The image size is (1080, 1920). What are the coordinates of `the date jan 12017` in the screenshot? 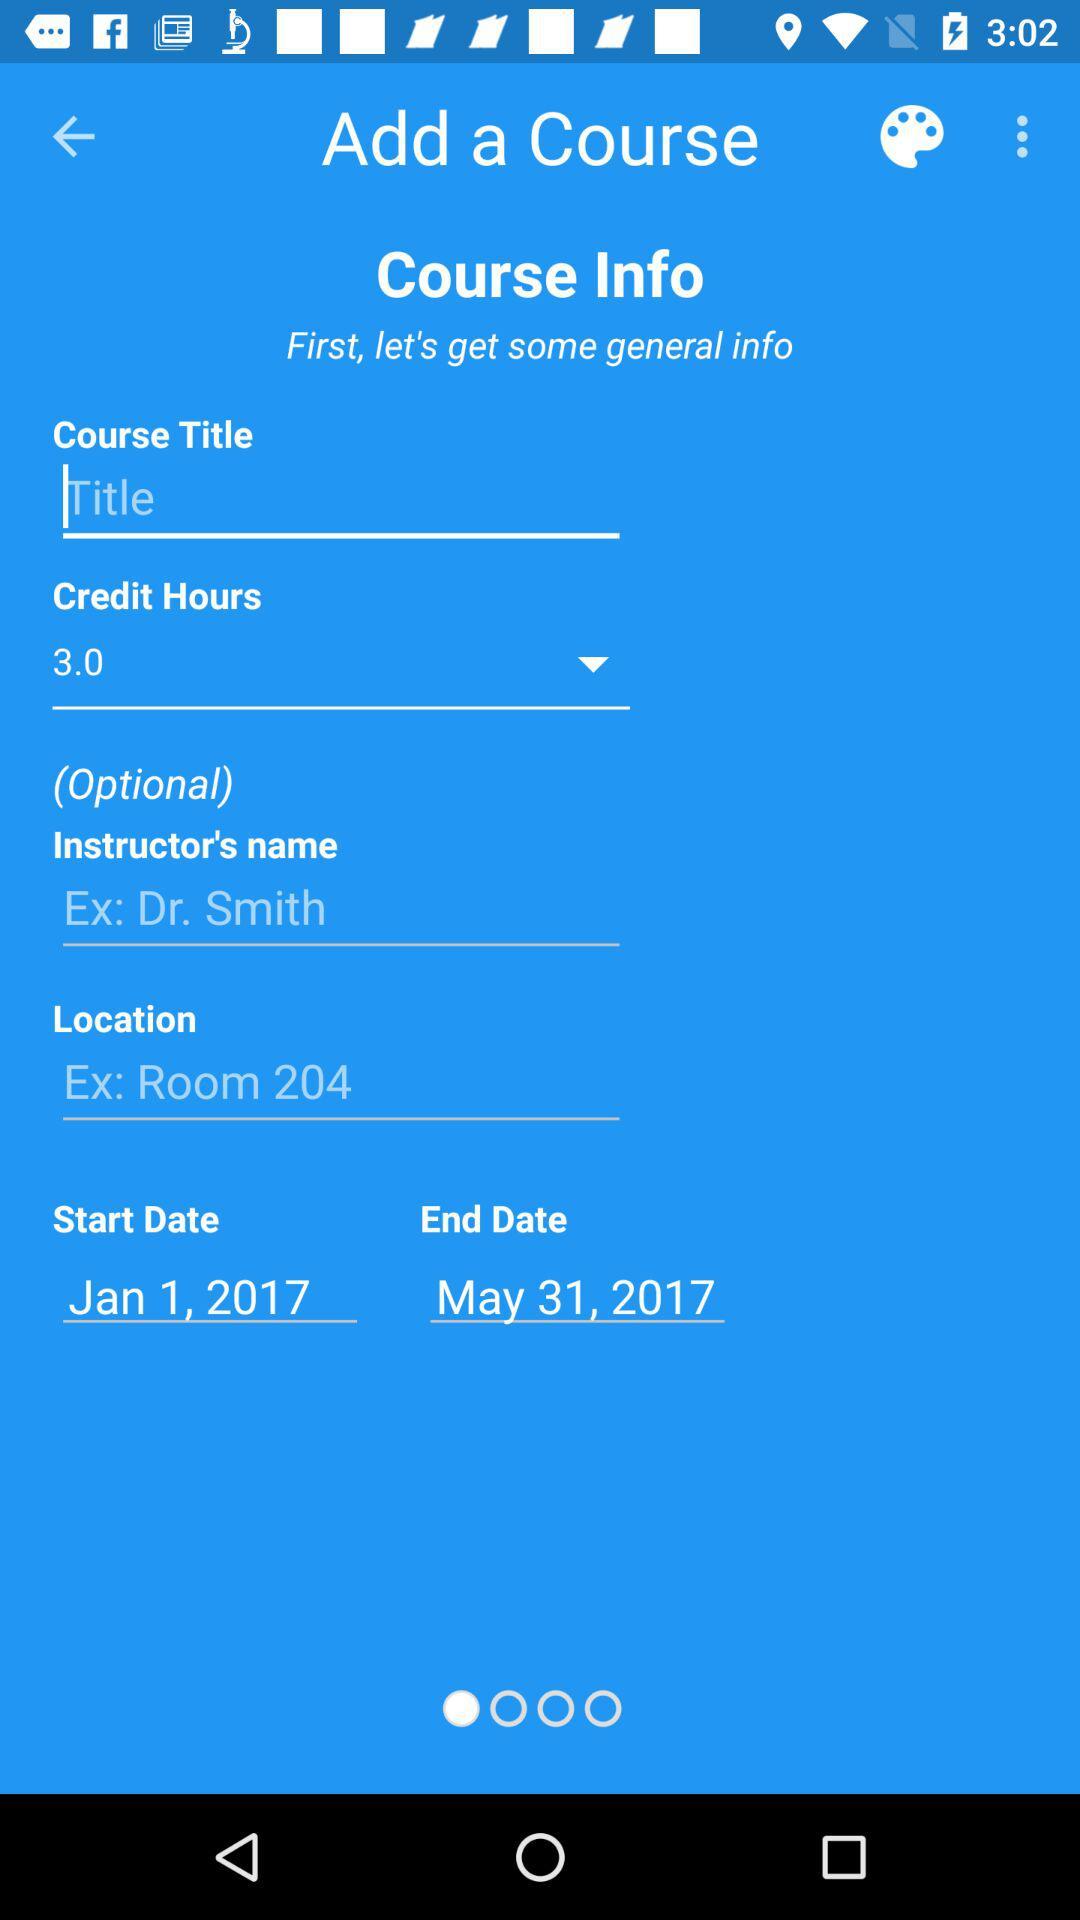 It's located at (210, 1295).